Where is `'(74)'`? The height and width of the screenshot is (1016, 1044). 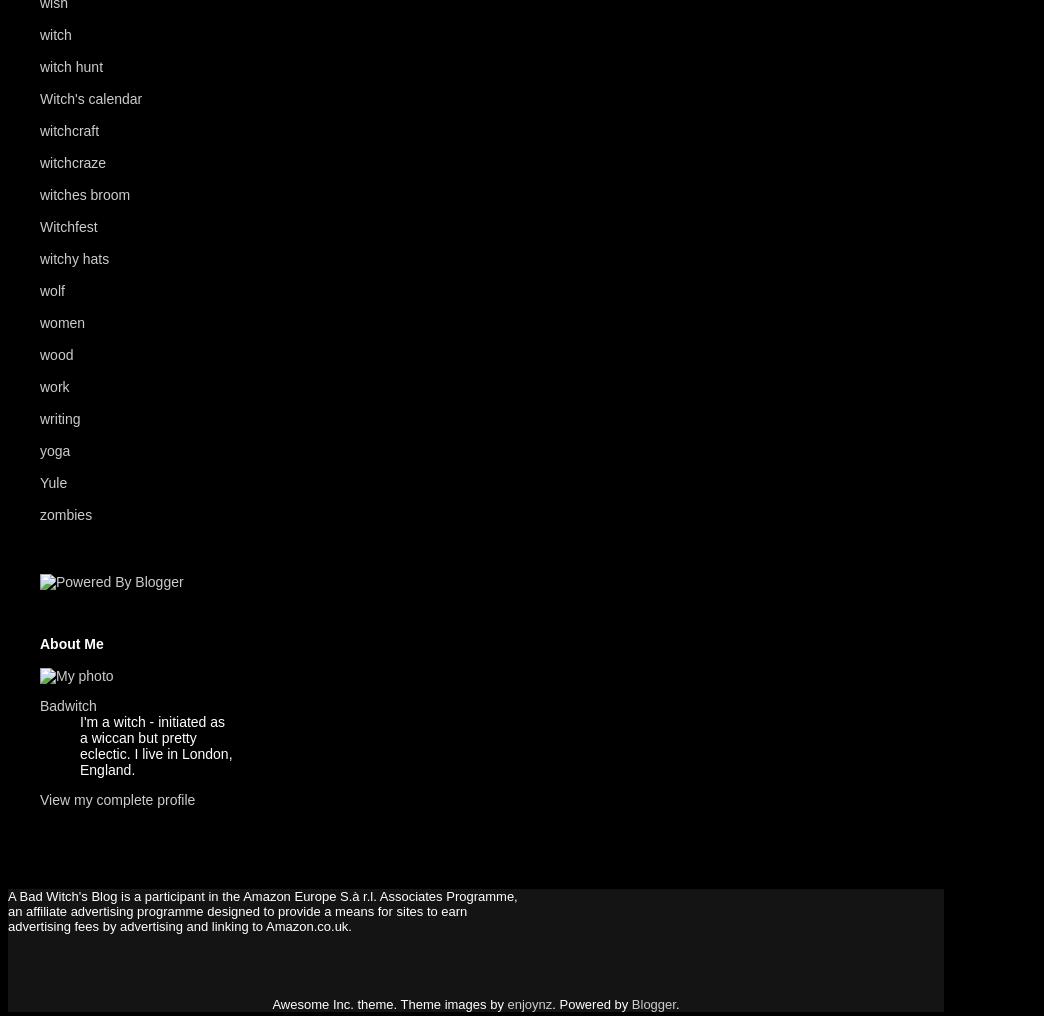 '(74)' is located at coordinates (118, 66).